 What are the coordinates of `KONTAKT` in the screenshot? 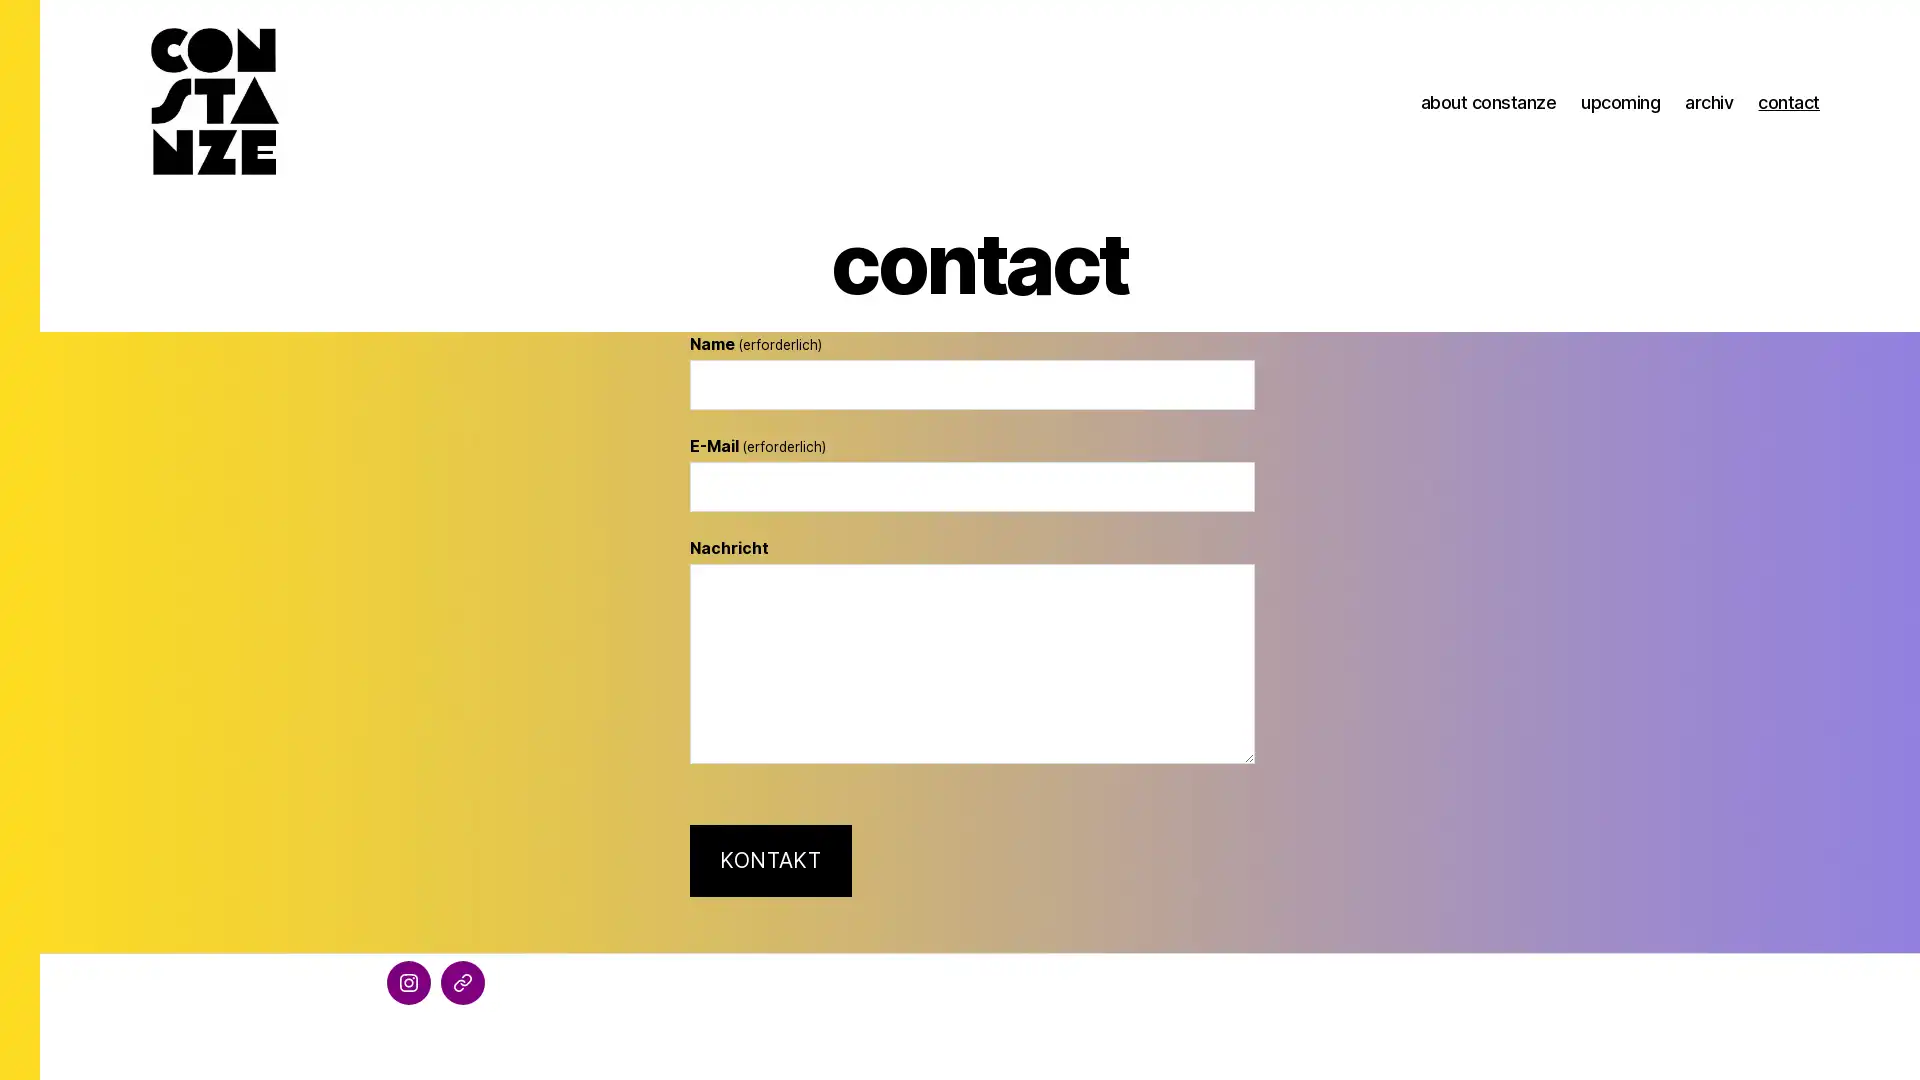 It's located at (769, 859).